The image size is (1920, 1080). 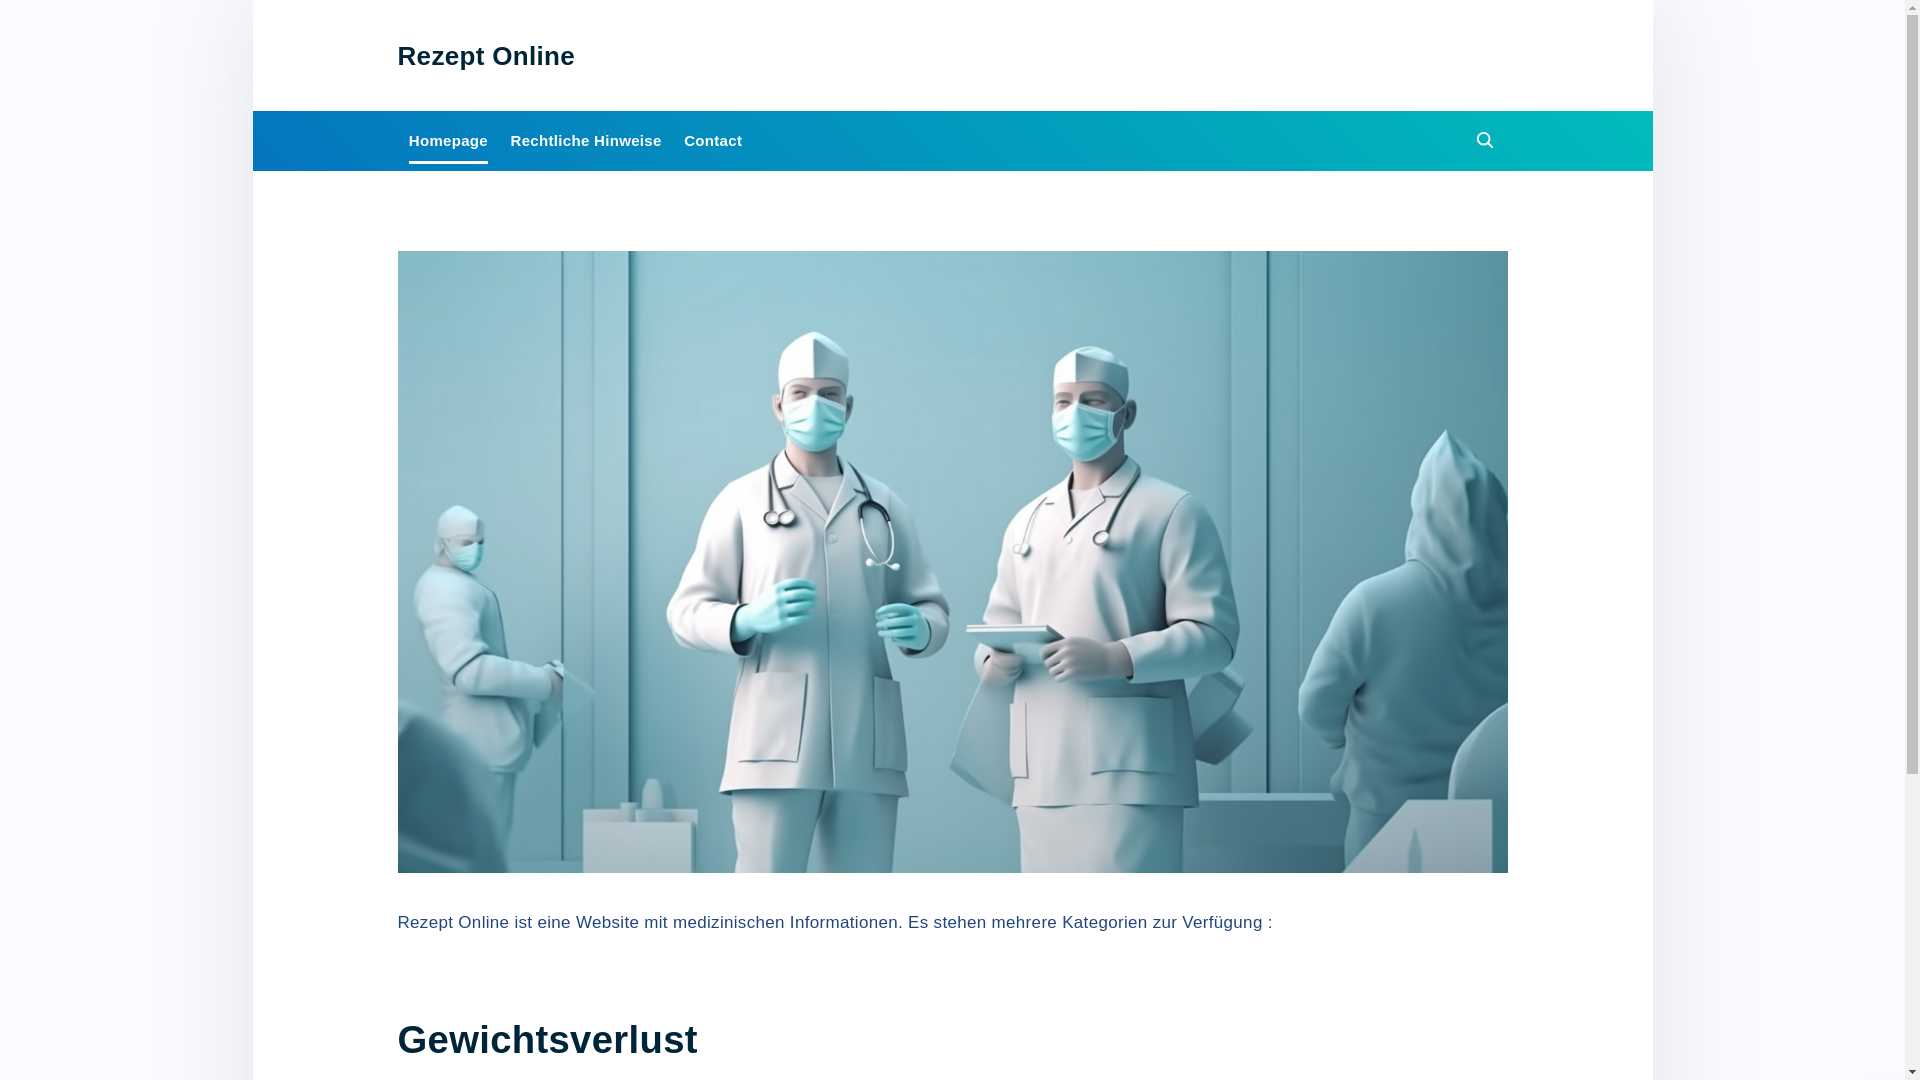 I want to click on 'Contact', so click(x=713, y=139).